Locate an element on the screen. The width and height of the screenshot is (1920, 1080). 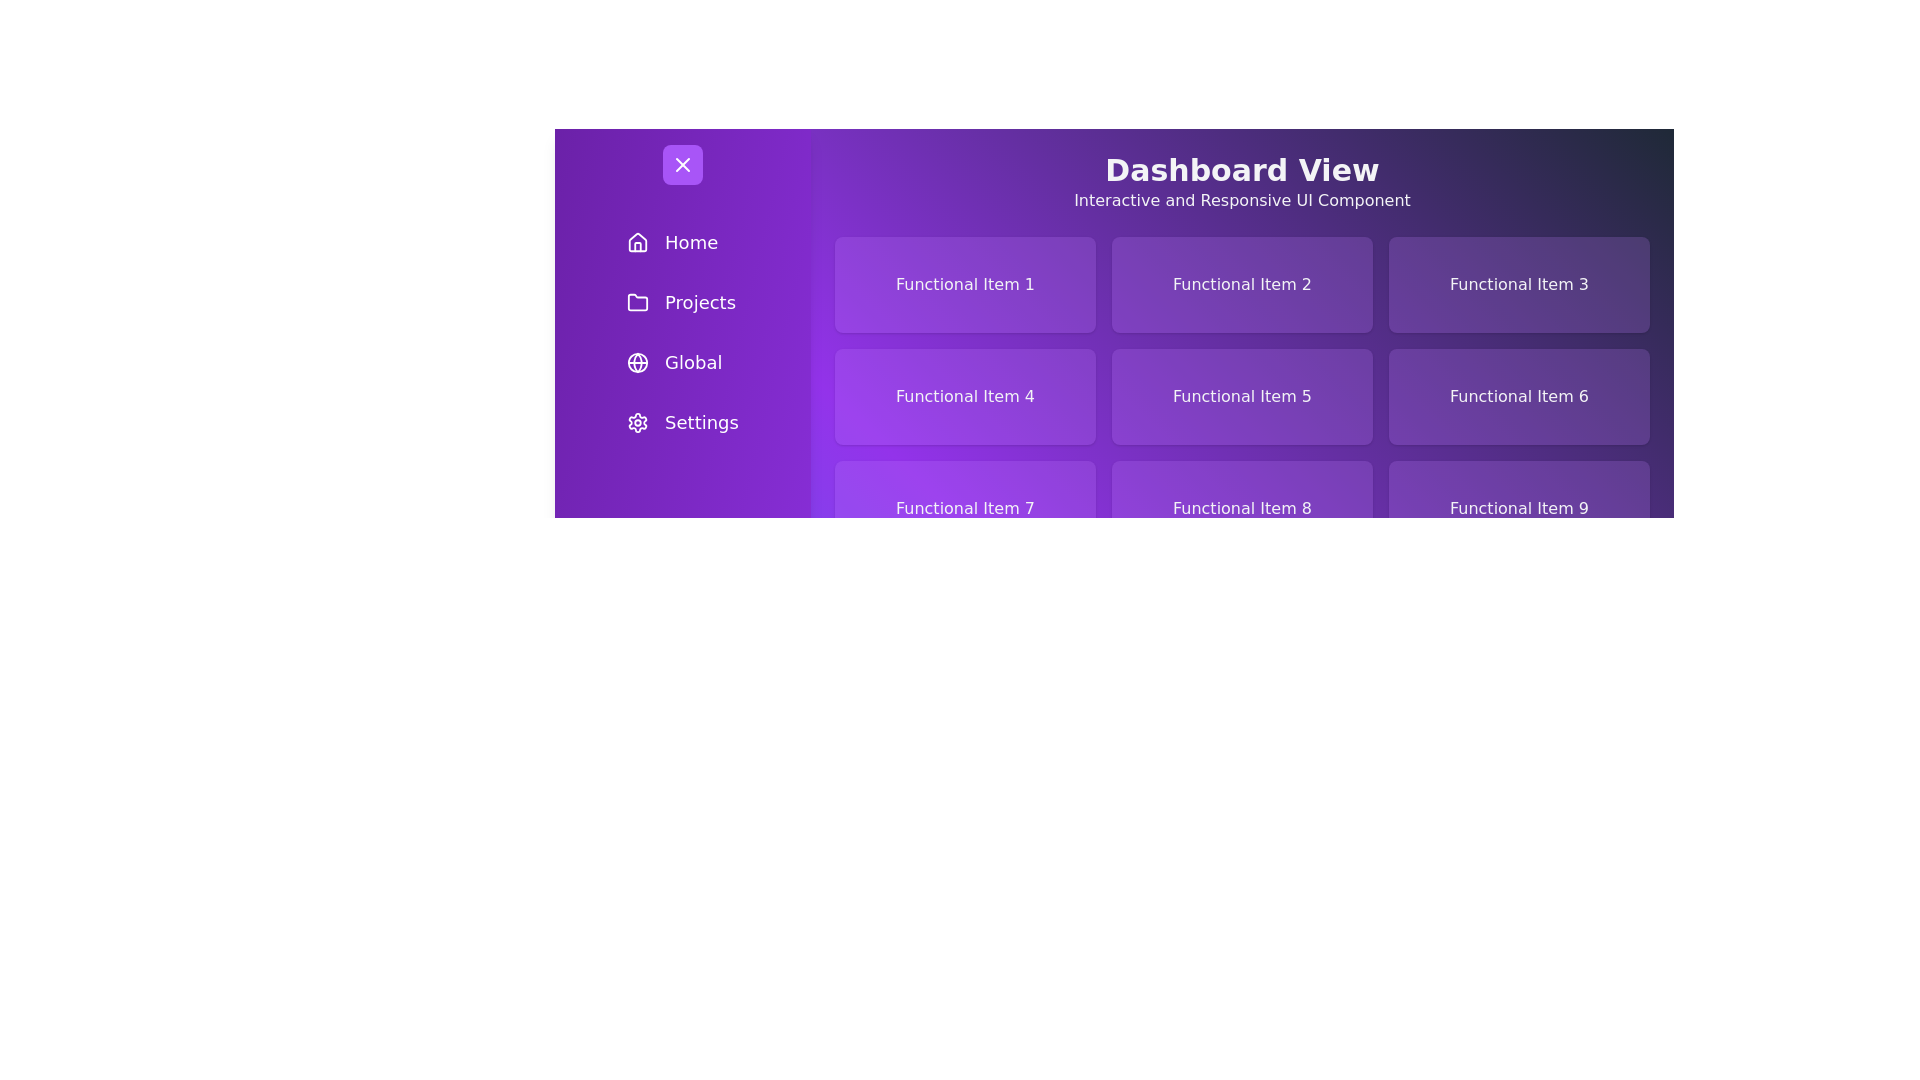
toggle button to toggle the drawer open or closed is located at coordinates (682, 164).